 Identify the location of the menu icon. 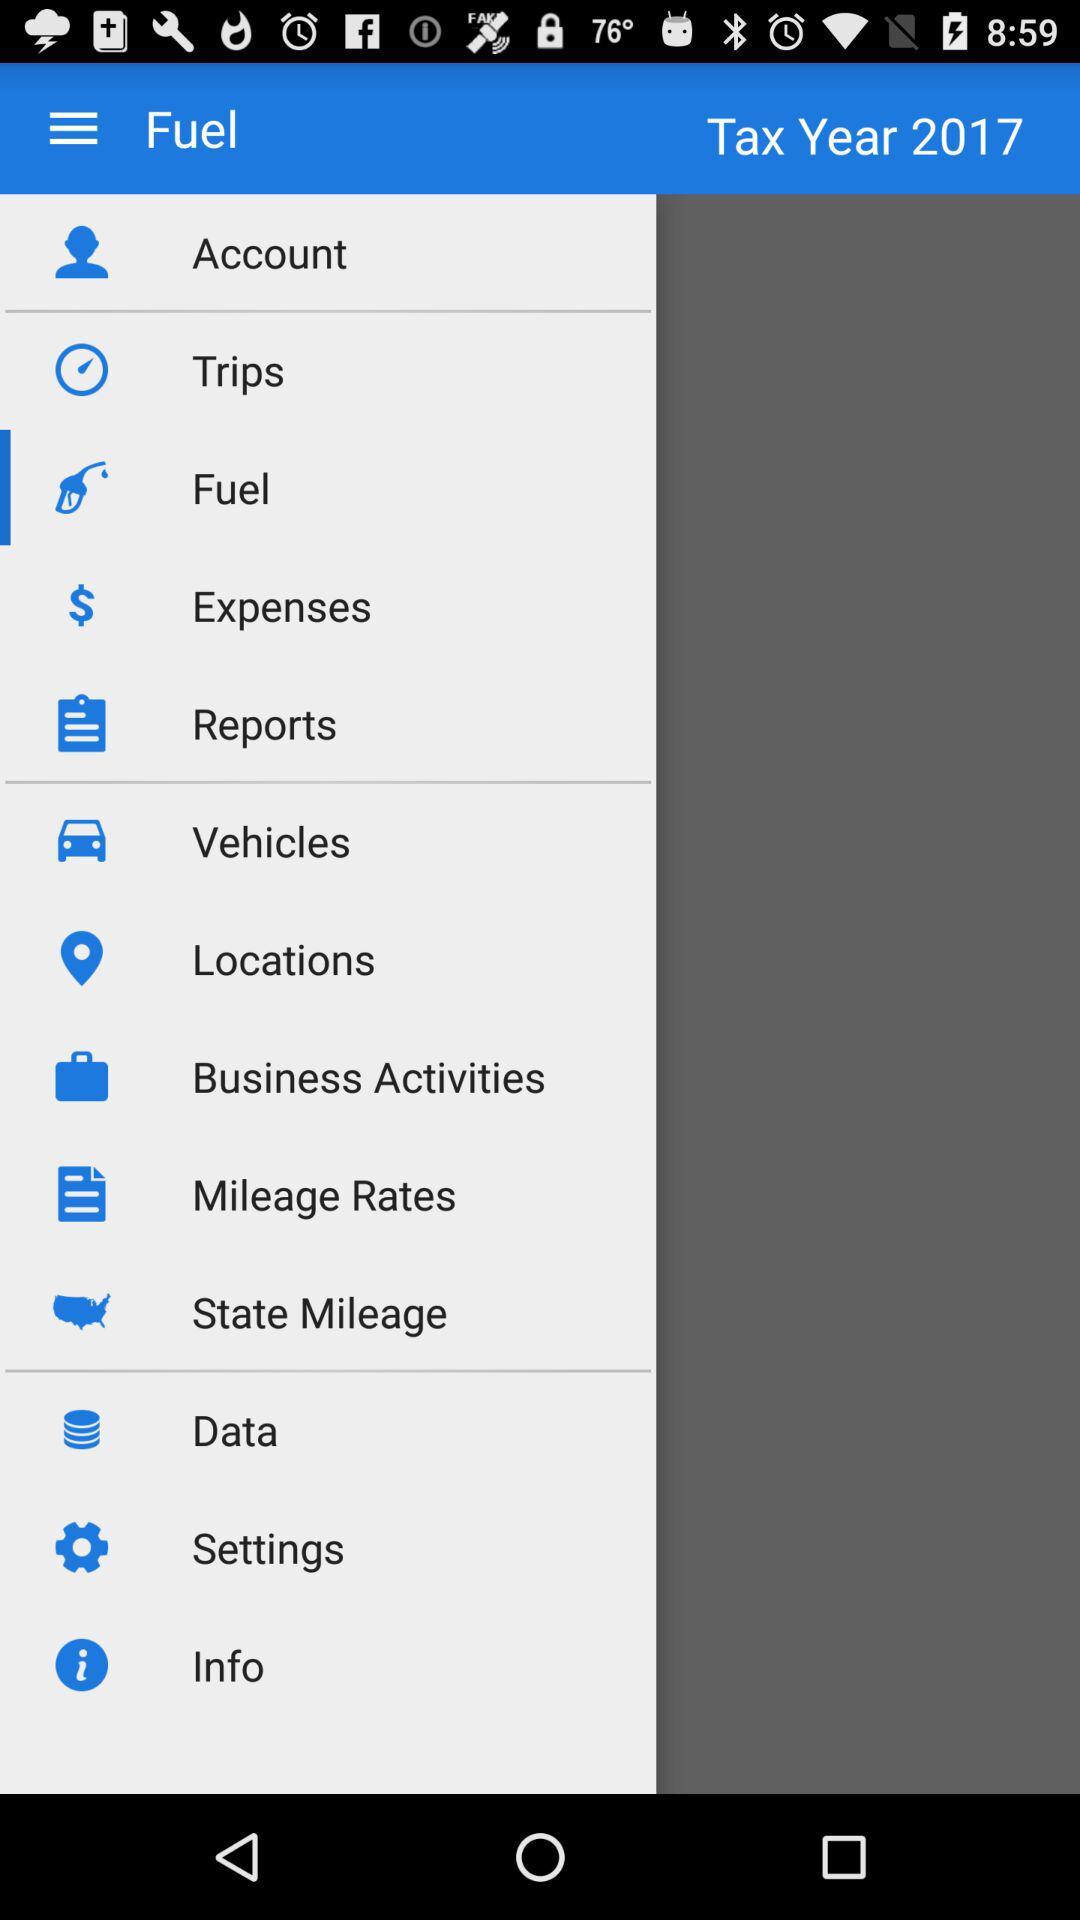
(72, 136).